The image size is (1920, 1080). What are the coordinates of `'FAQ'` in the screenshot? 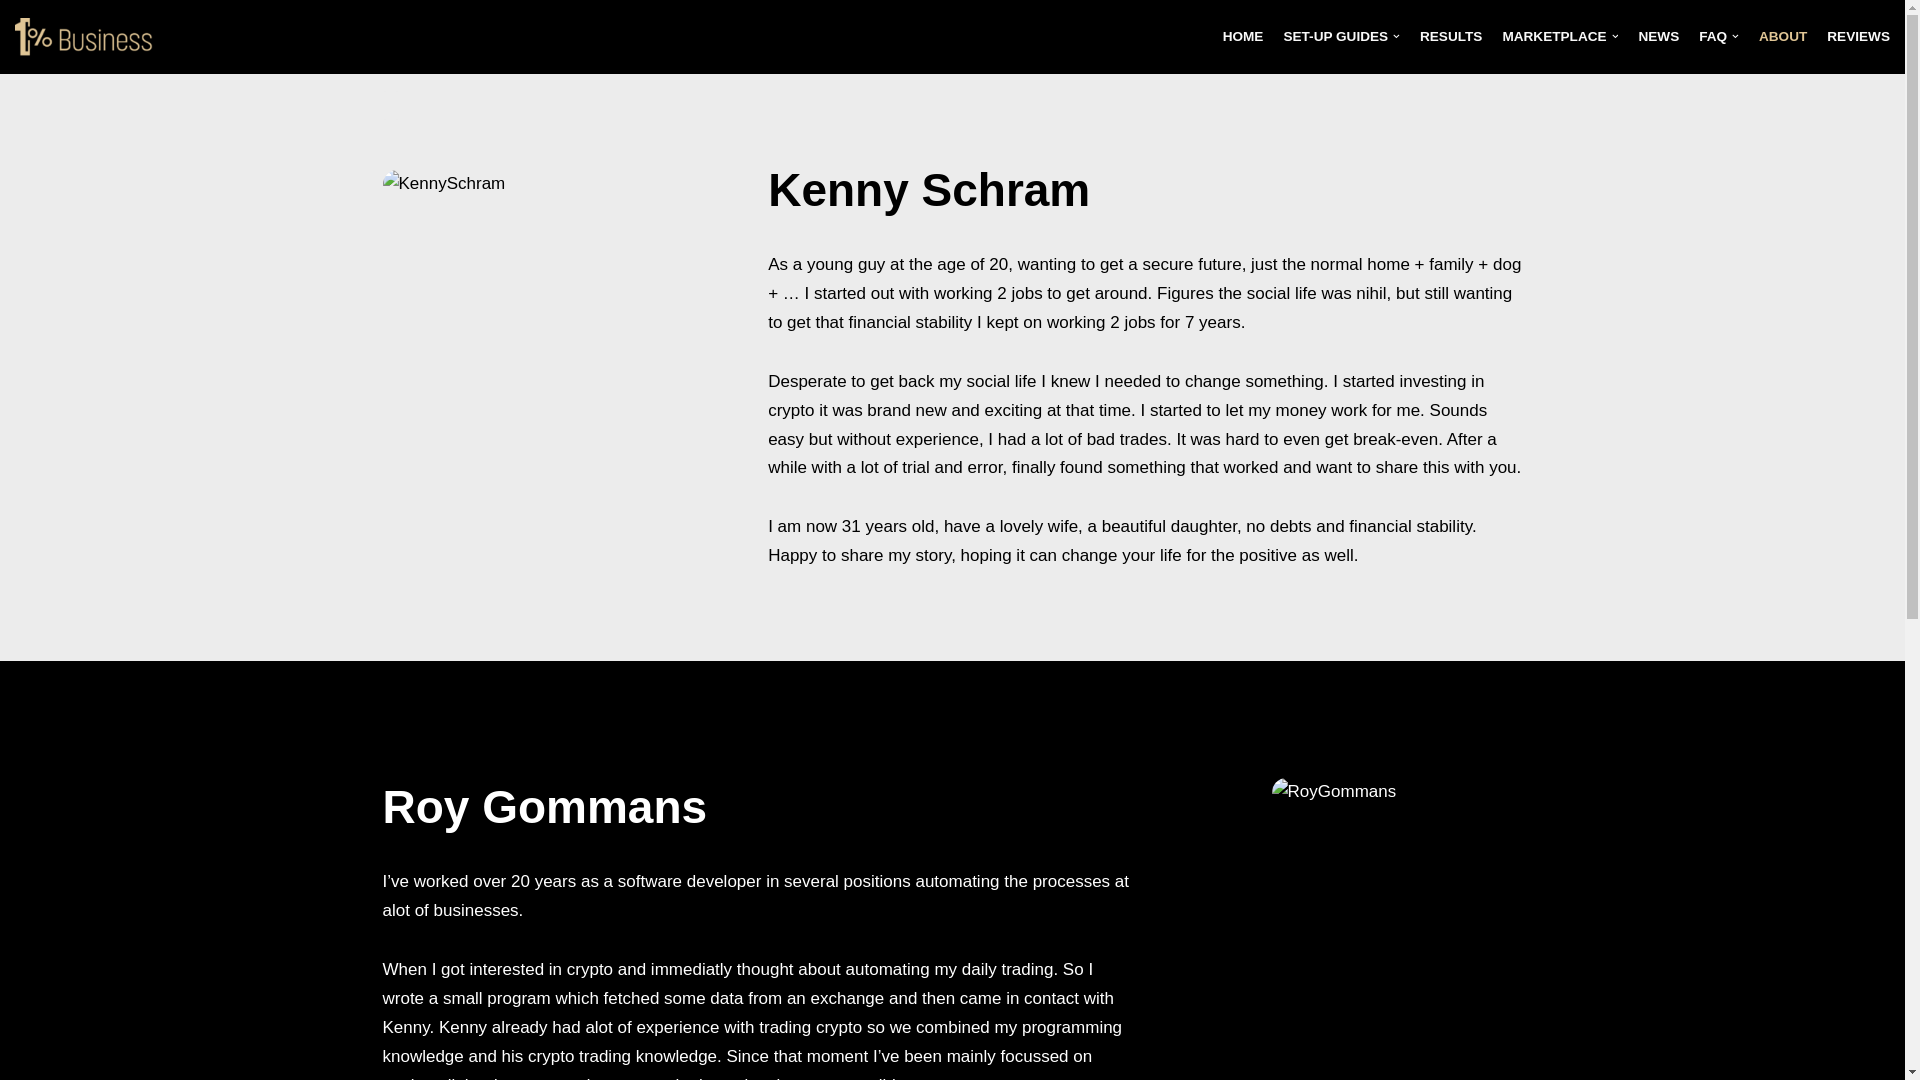 It's located at (1717, 36).